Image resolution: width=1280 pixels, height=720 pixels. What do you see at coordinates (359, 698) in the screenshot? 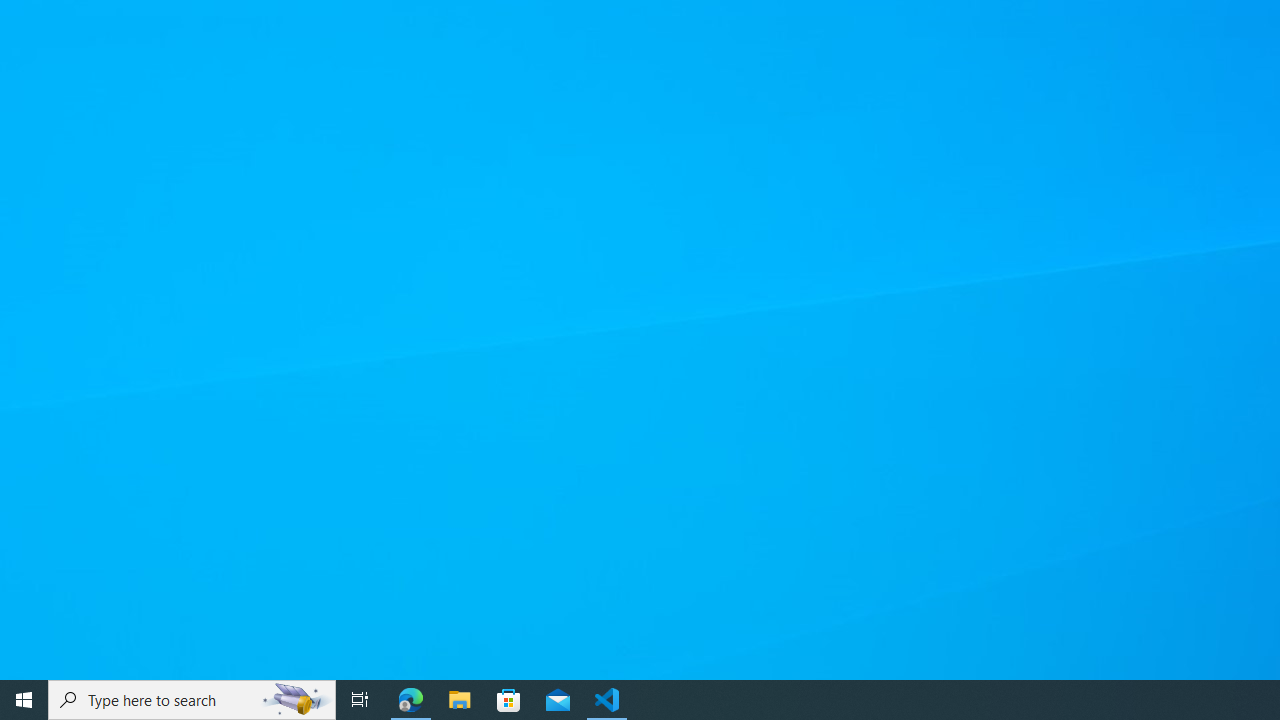
I see `'Task View'` at bounding box center [359, 698].